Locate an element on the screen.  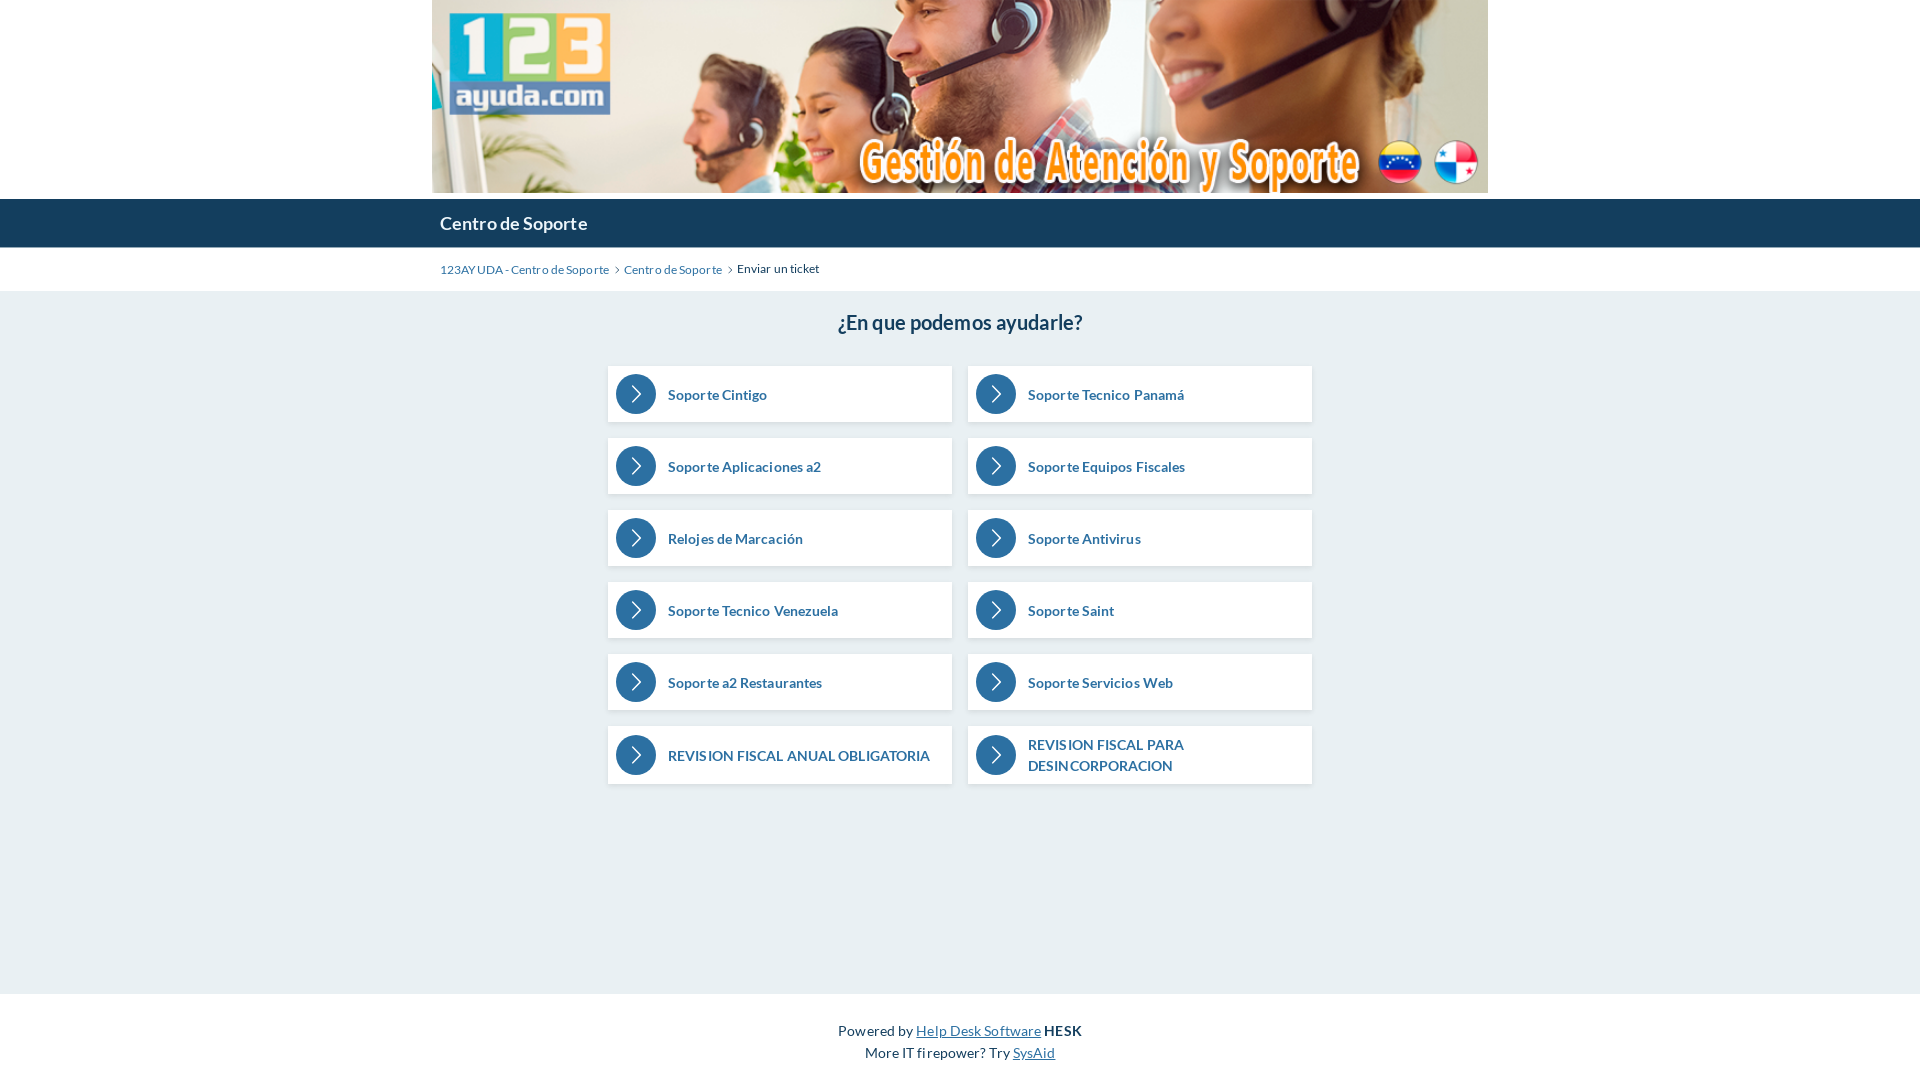
'Soporte Servicios Web' is located at coordinates (1140, 681).